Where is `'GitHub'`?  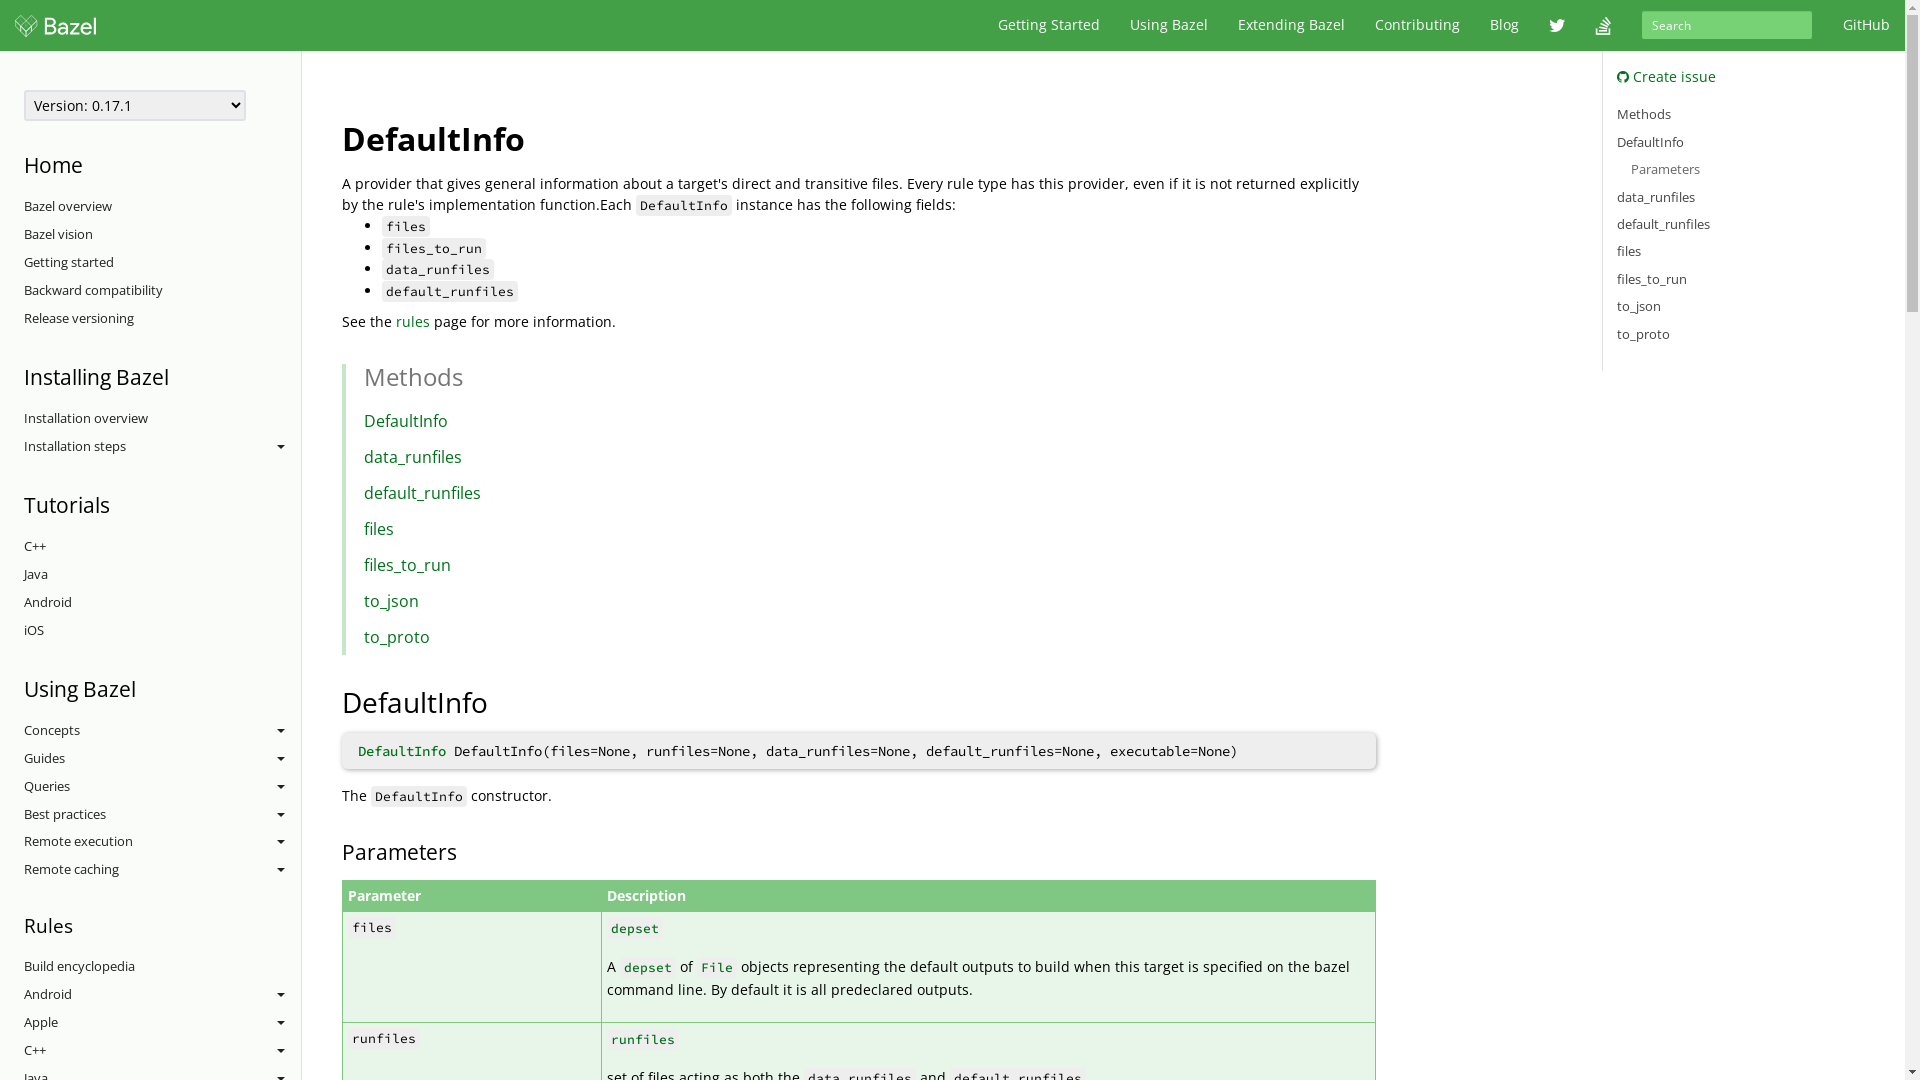 'GitHub' is located at coordinates (1865, 24).